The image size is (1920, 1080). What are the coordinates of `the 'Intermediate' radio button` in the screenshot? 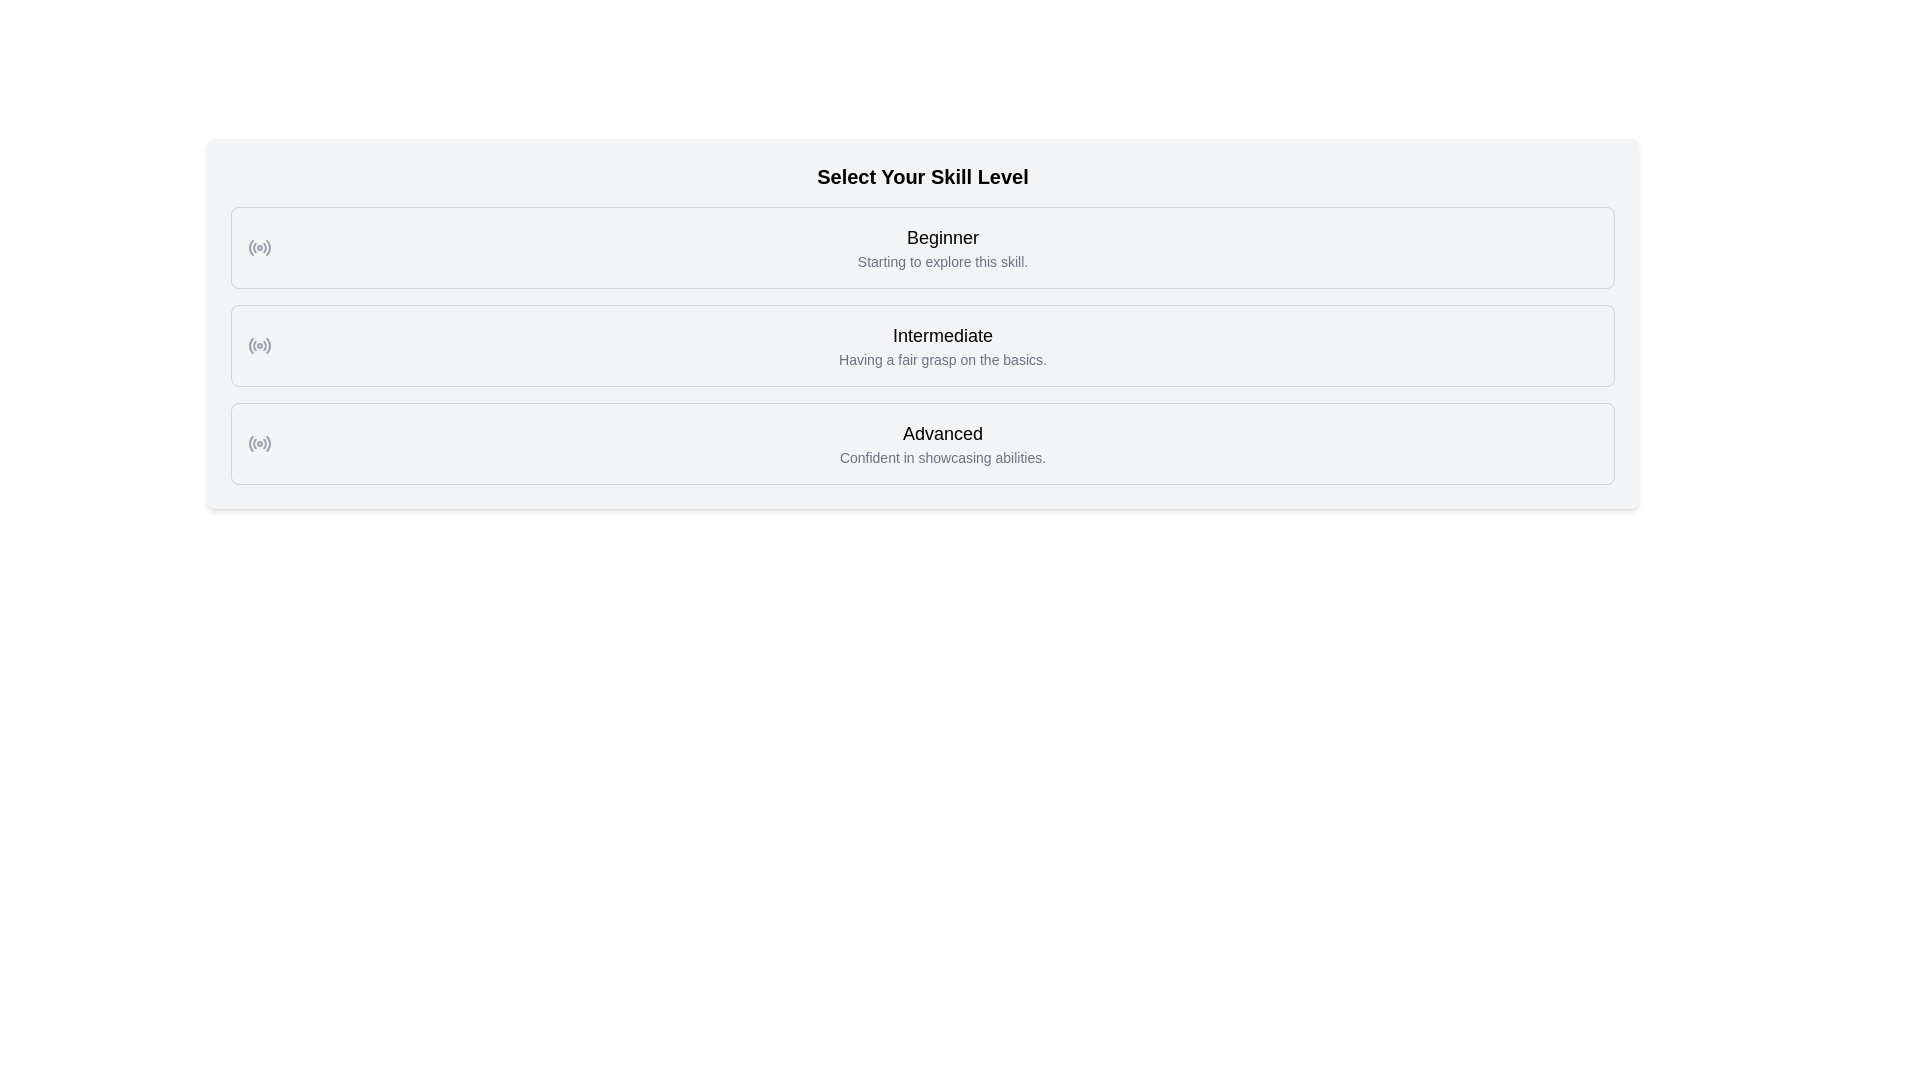 It's located at (258, 345).